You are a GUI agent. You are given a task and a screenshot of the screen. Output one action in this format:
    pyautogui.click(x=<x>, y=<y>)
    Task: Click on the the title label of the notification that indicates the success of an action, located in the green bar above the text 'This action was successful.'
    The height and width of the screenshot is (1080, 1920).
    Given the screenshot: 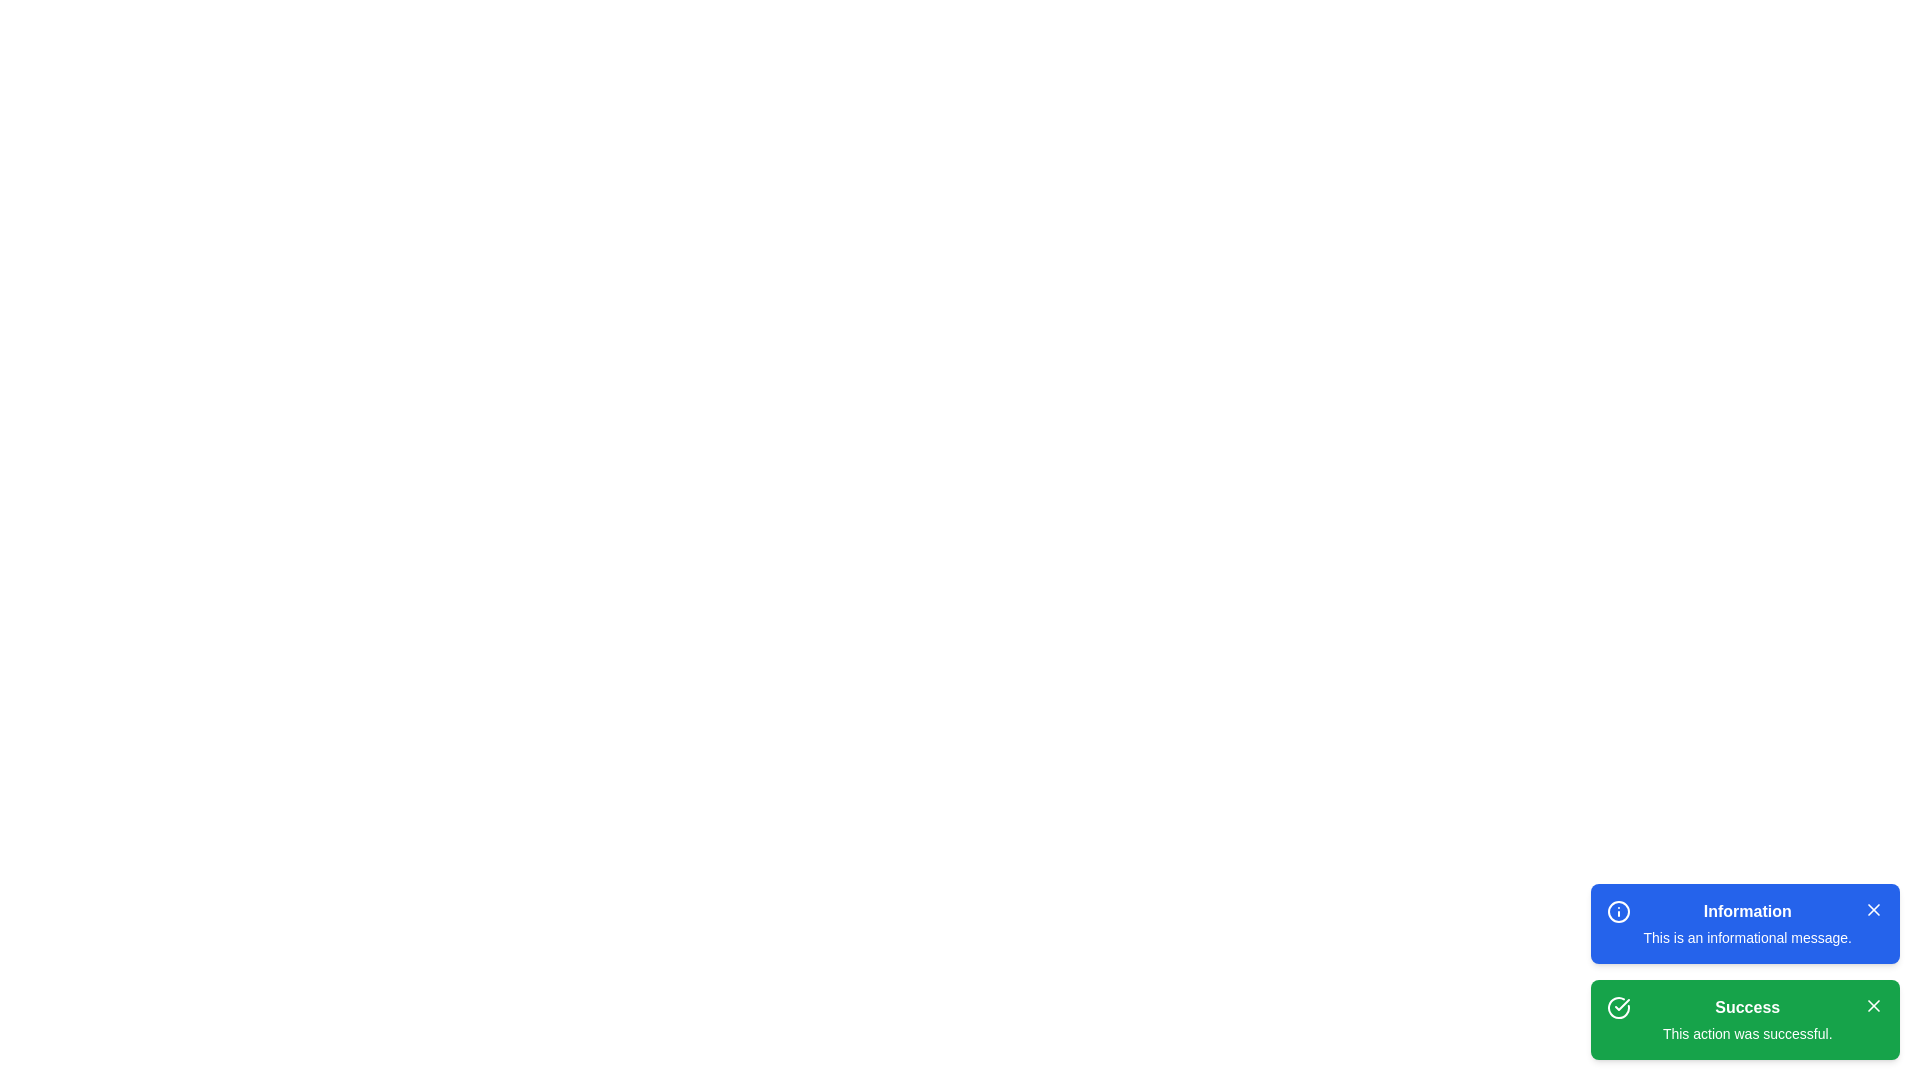 What is the action you would take?
    pyautogui.click(x=1746, y=1007)
    